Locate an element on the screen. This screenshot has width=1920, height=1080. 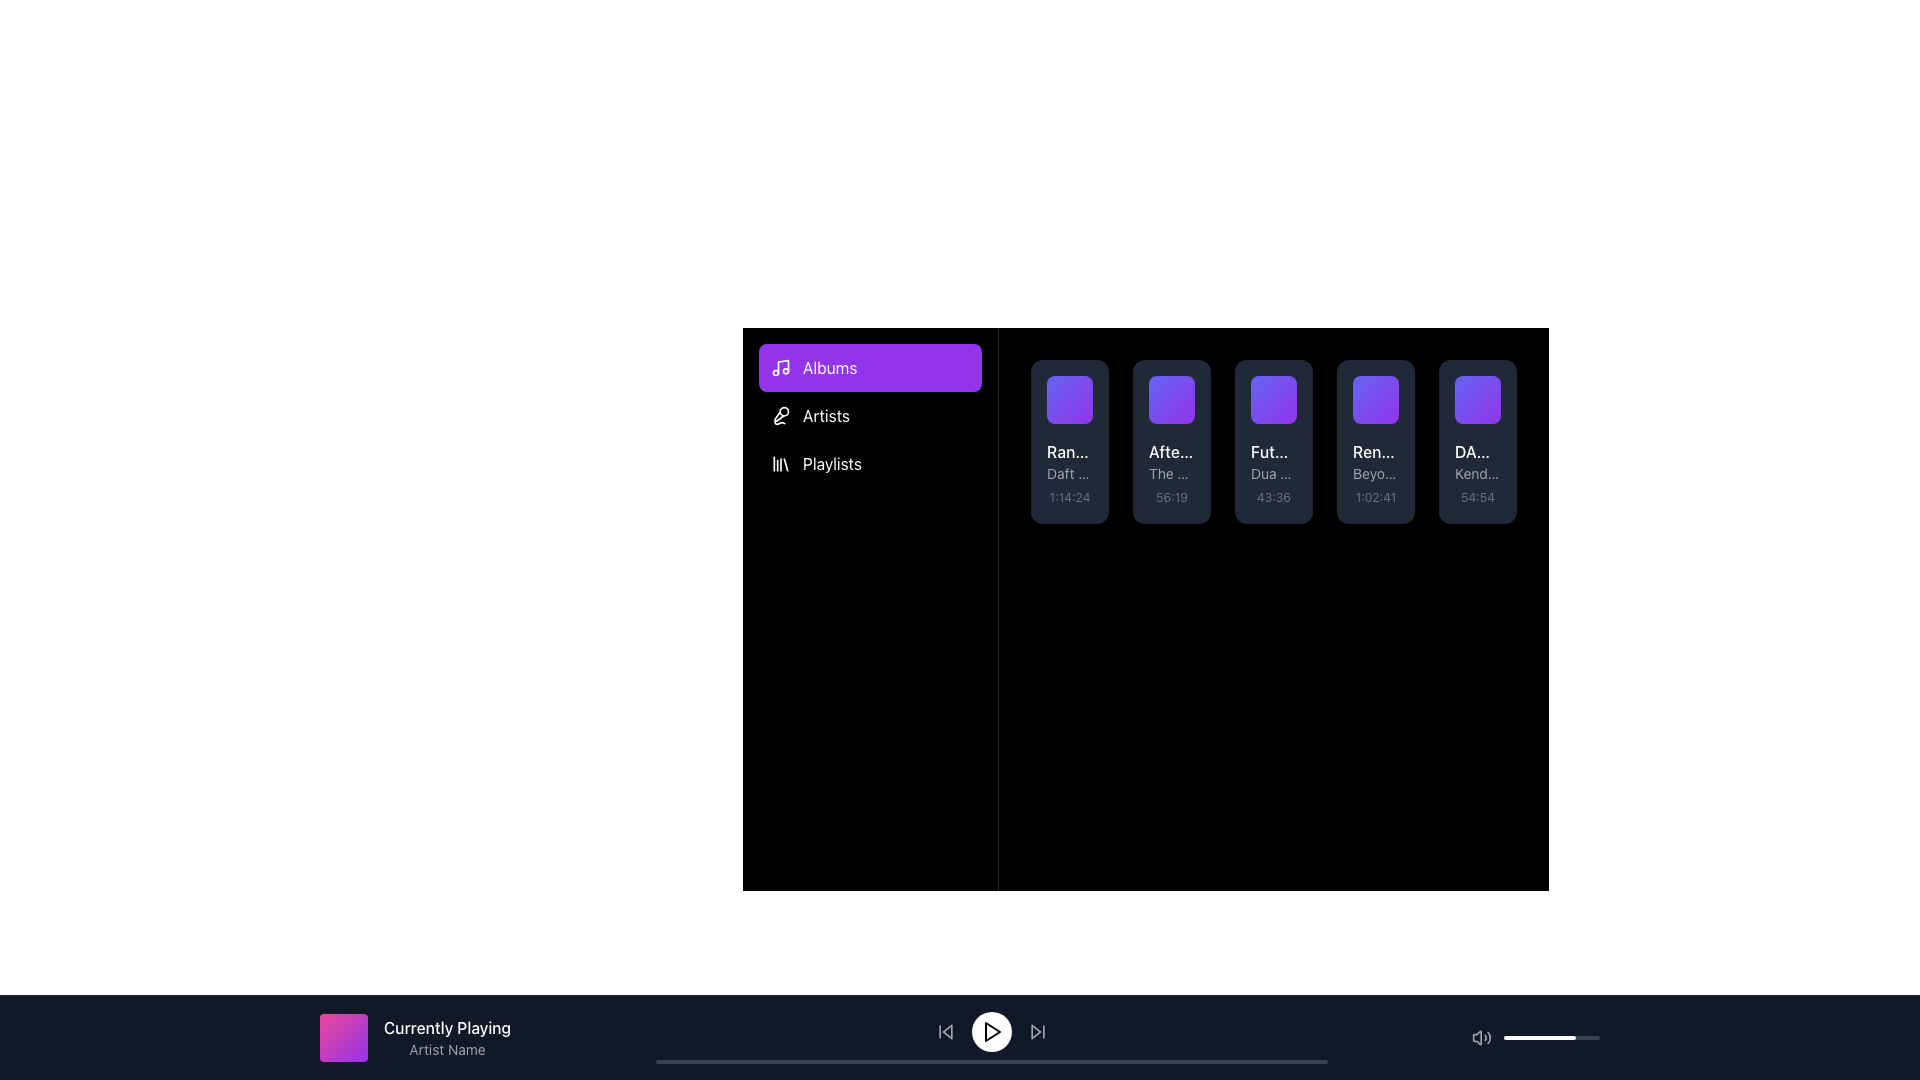
displayed information from the Informational Panel which shows 'Currently Playing' and 'Artist Name' in a visually distinct layout with a gradient background is located at coordinates (414, 1036).